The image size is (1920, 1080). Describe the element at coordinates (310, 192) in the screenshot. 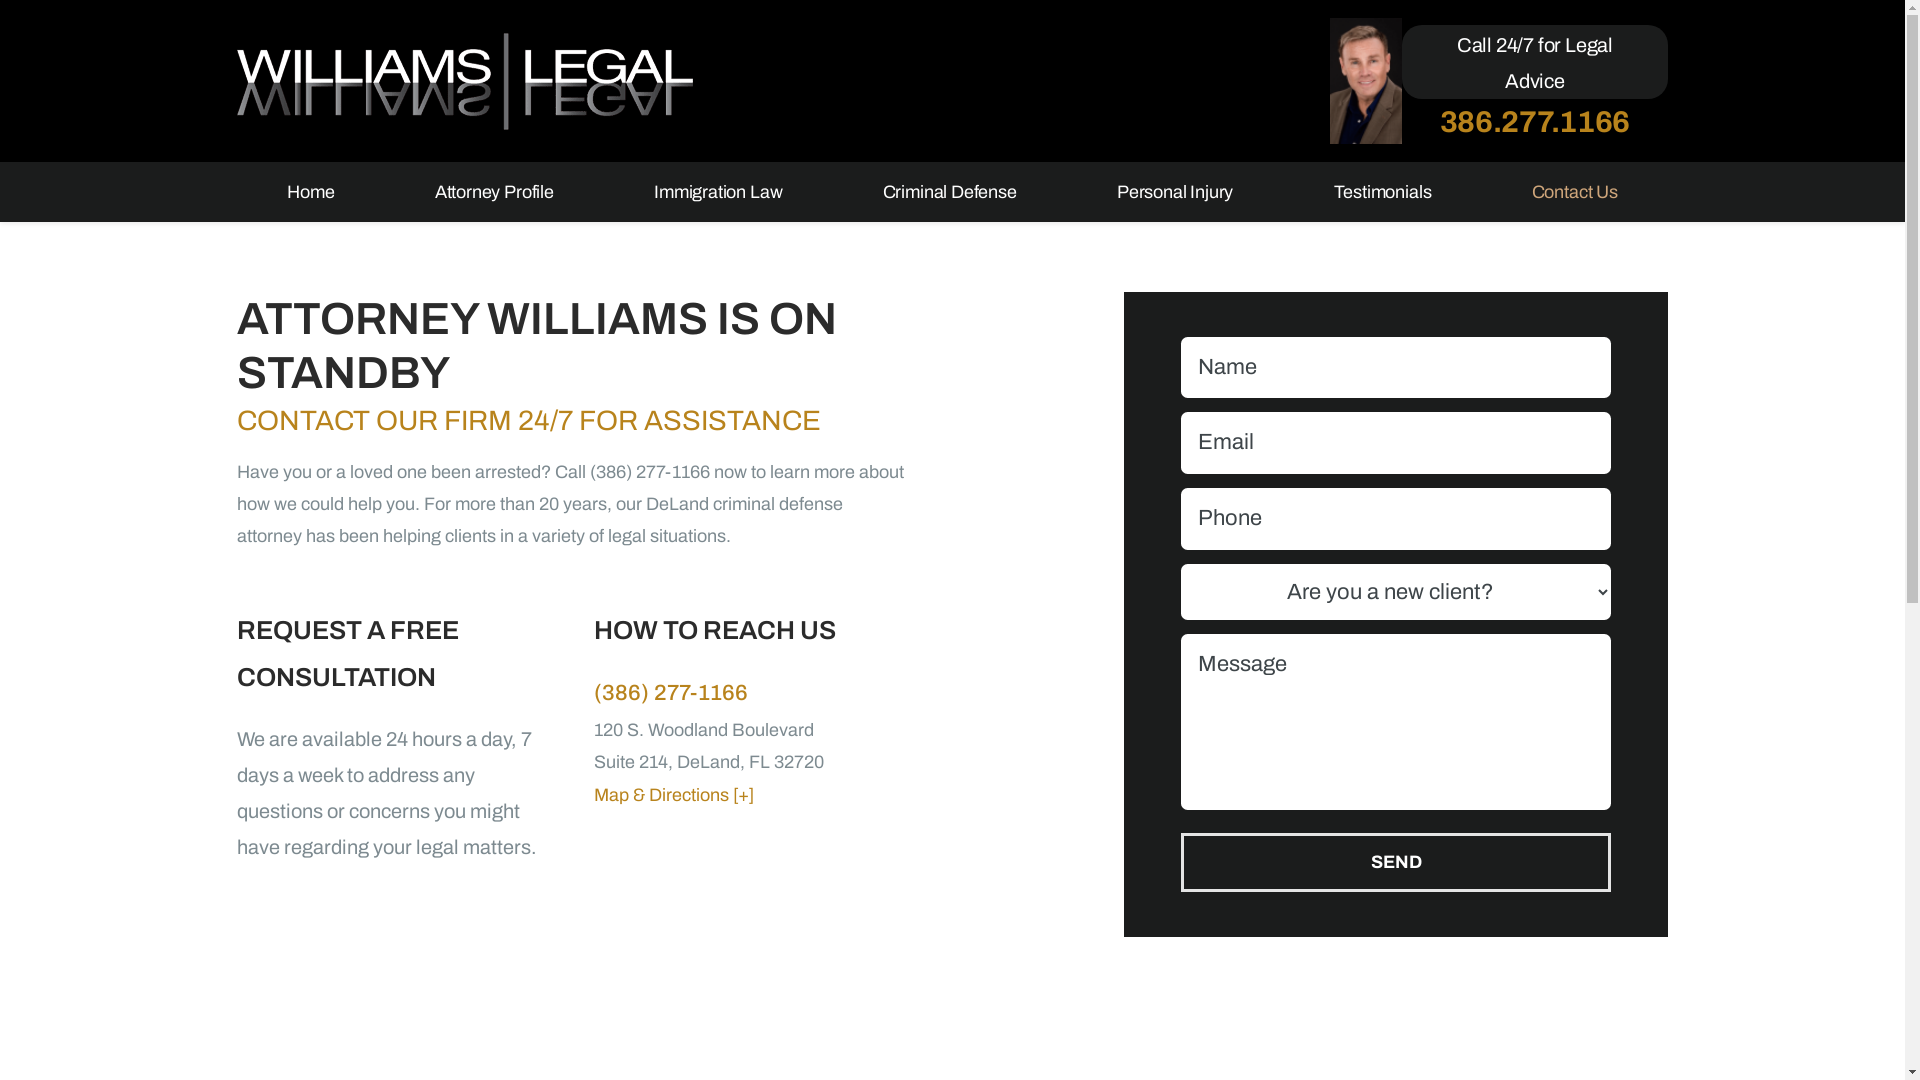

I see `'Home'` at that location.